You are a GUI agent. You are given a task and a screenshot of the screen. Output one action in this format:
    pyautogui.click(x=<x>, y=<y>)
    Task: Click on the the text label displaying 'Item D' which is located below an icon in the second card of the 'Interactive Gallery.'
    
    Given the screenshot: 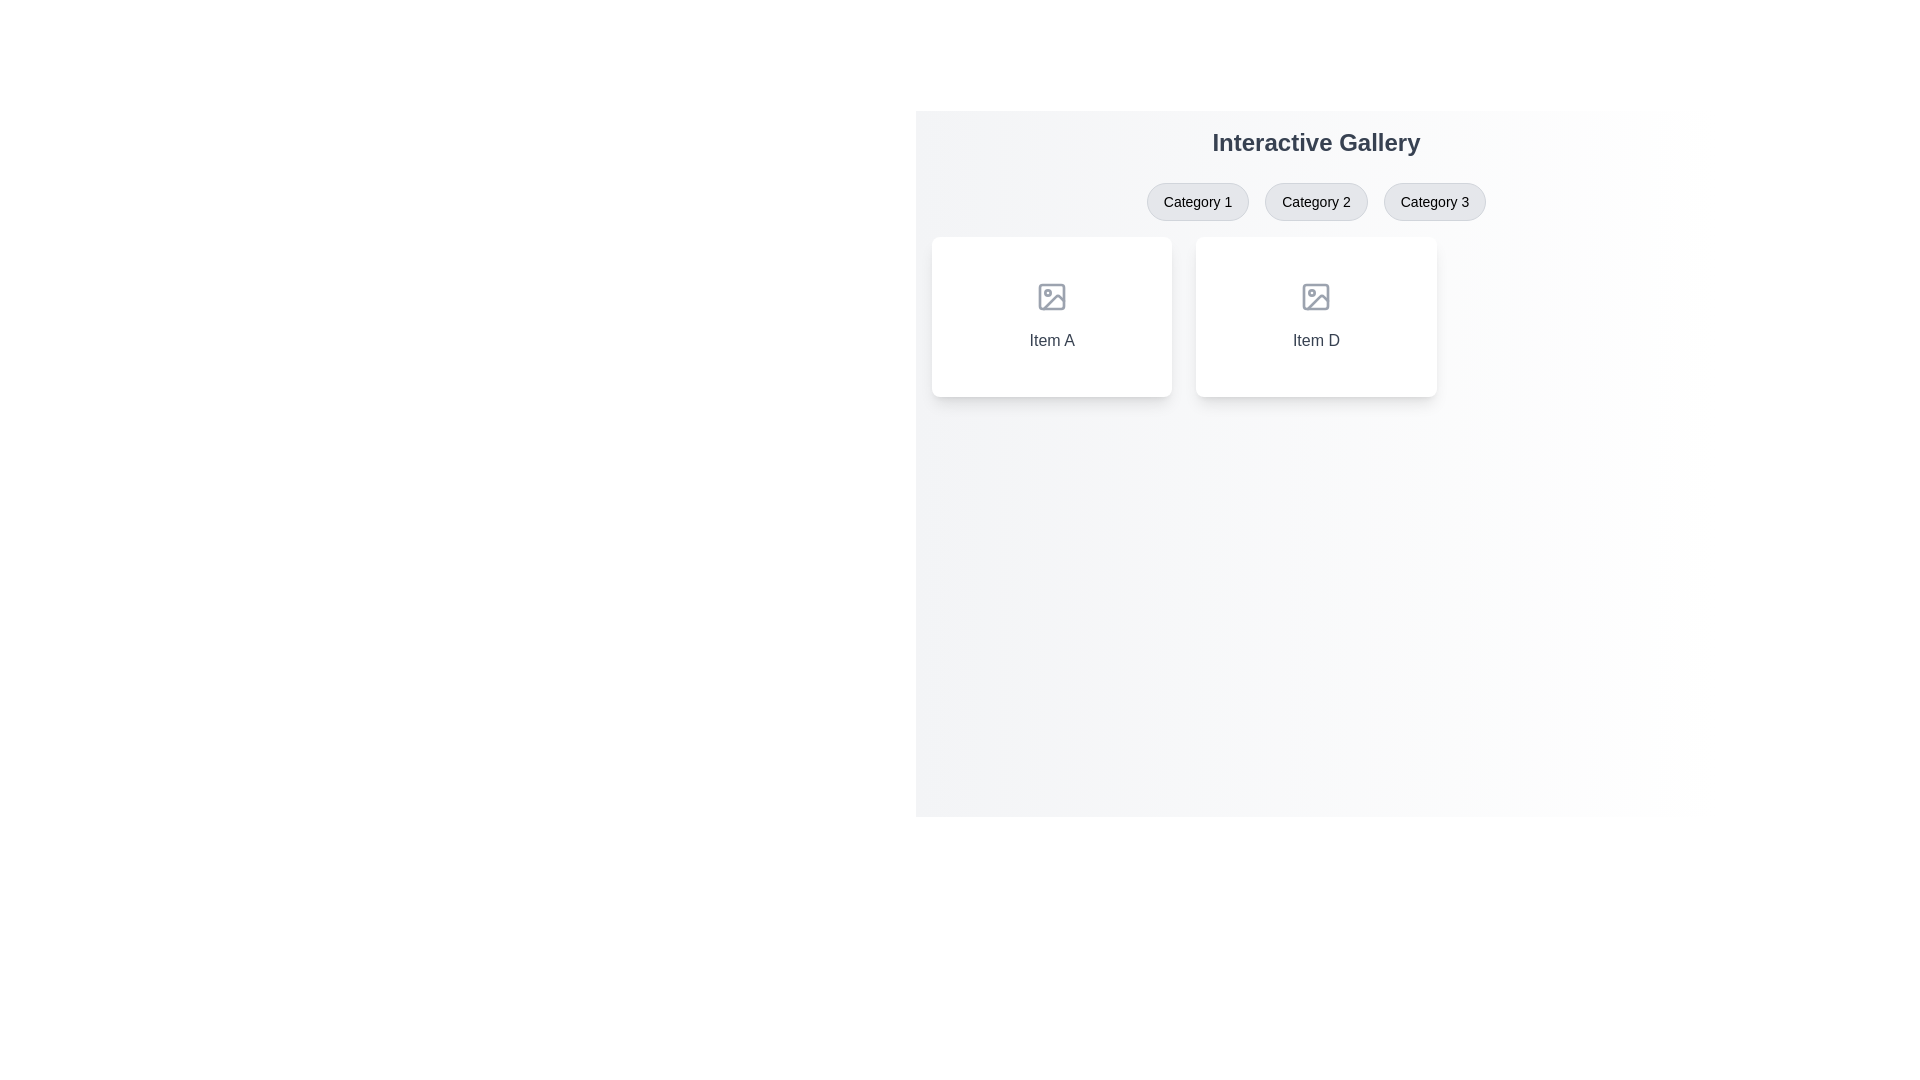 What is the action you would take?
    pyautogui.click(x=1316, y=339)
    